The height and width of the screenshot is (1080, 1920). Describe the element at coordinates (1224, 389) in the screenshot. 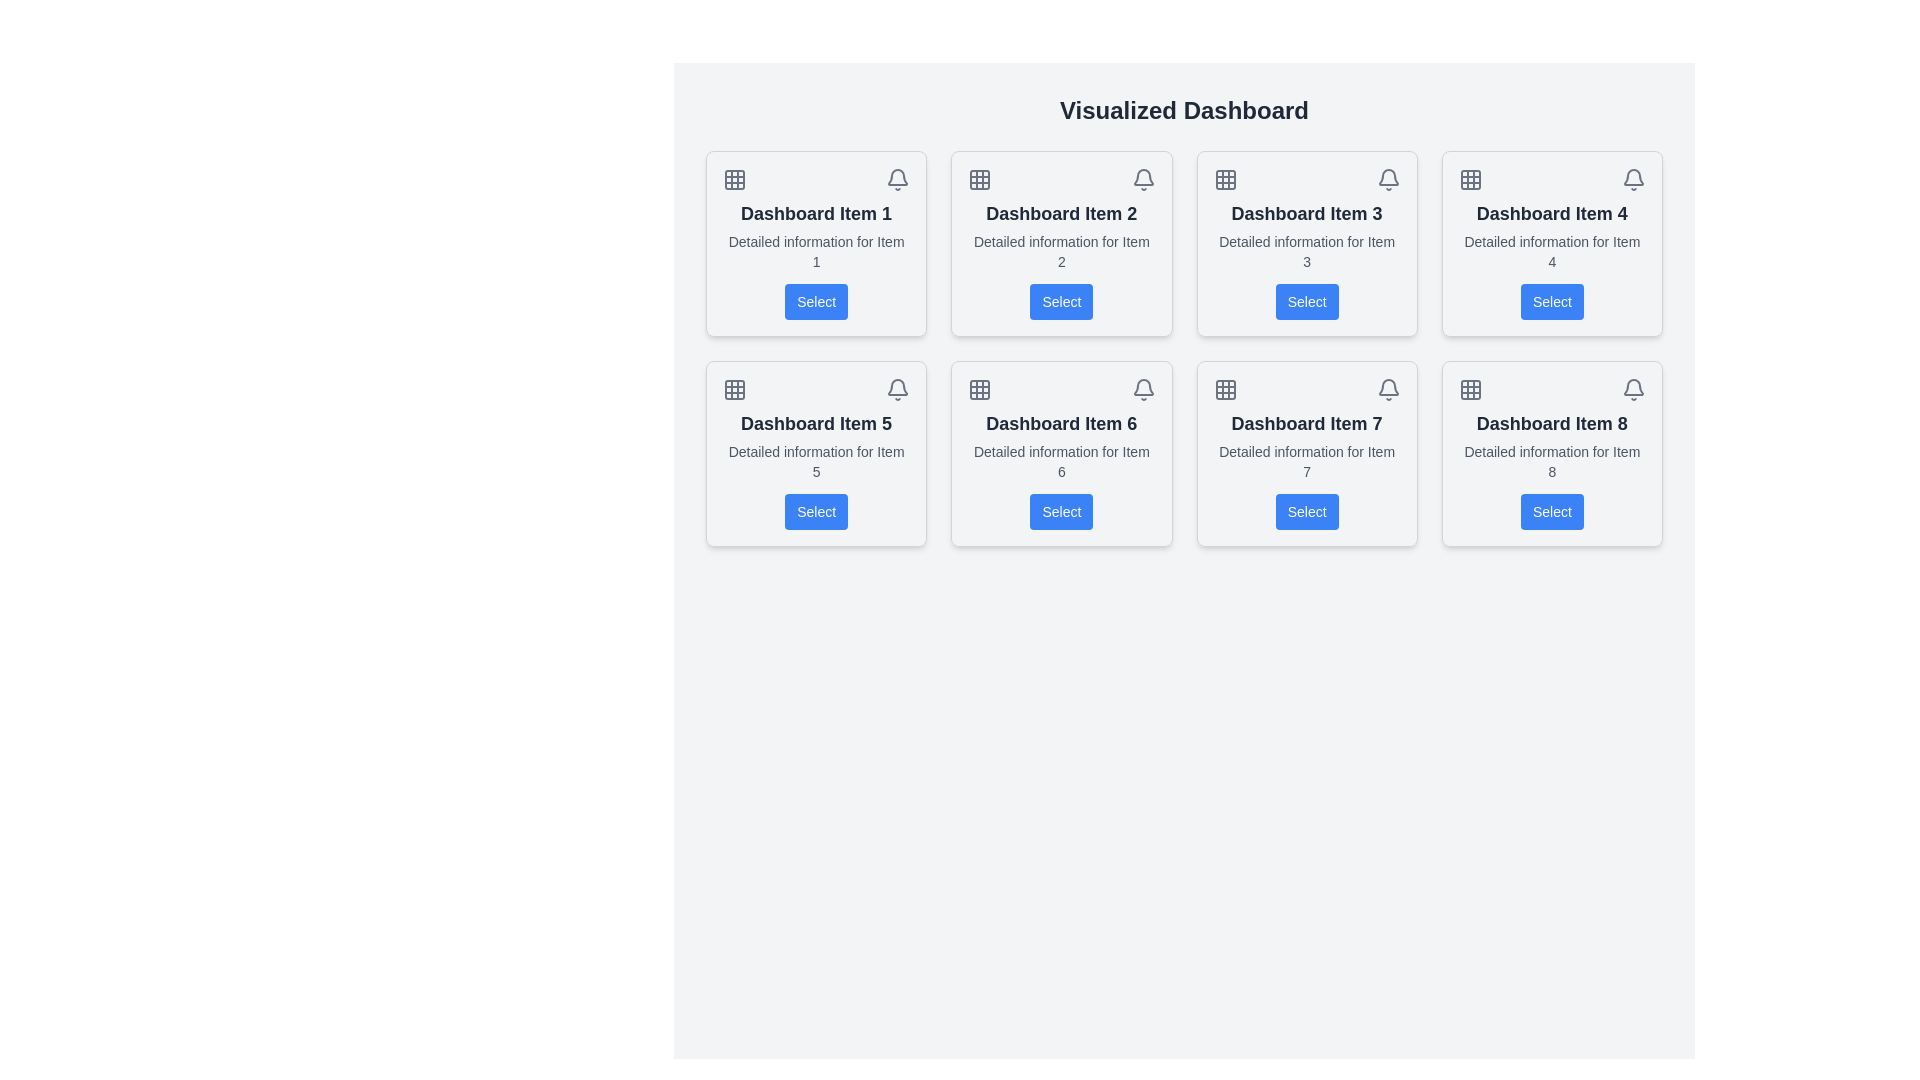

I see `the grid icon located above the title 'Dashboard Item 7' and to the left of the notification bell icon` at that location.